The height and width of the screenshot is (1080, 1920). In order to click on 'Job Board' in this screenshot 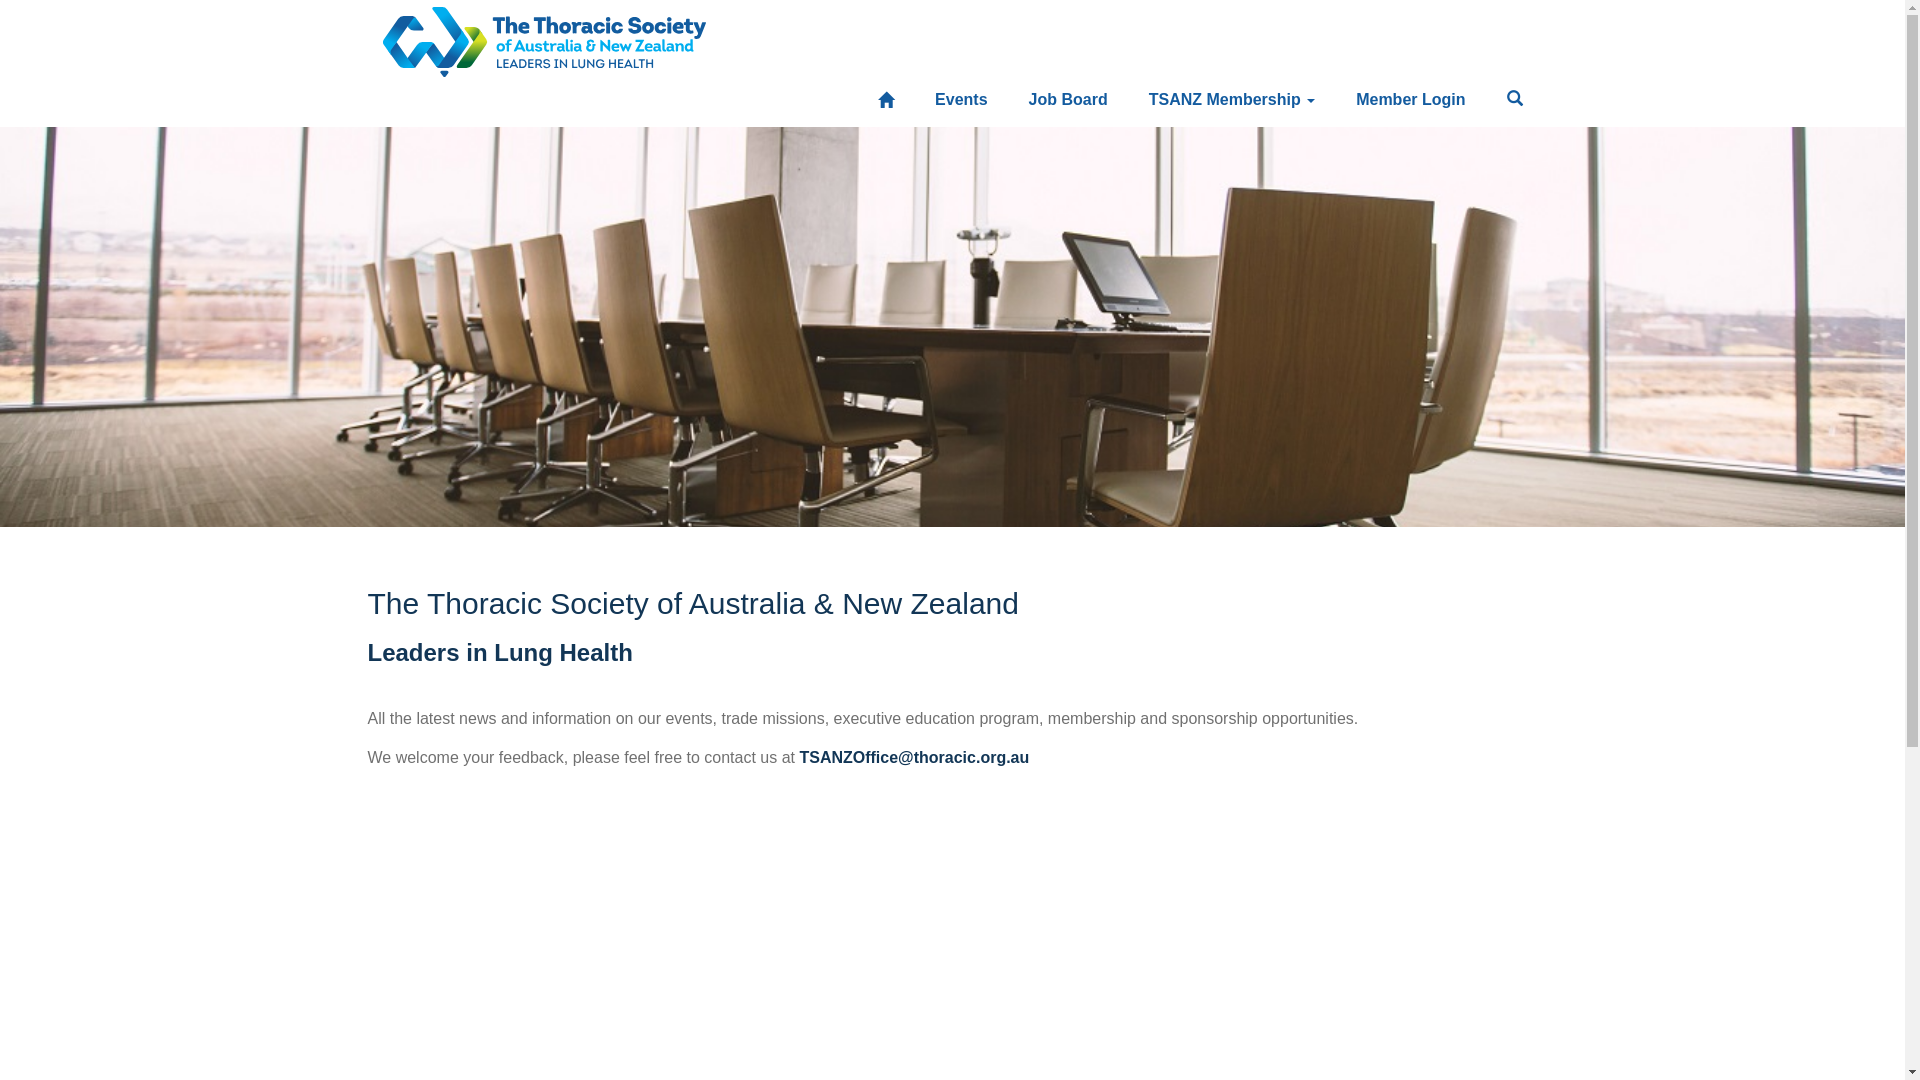, I will do `click(1067, 100)`.